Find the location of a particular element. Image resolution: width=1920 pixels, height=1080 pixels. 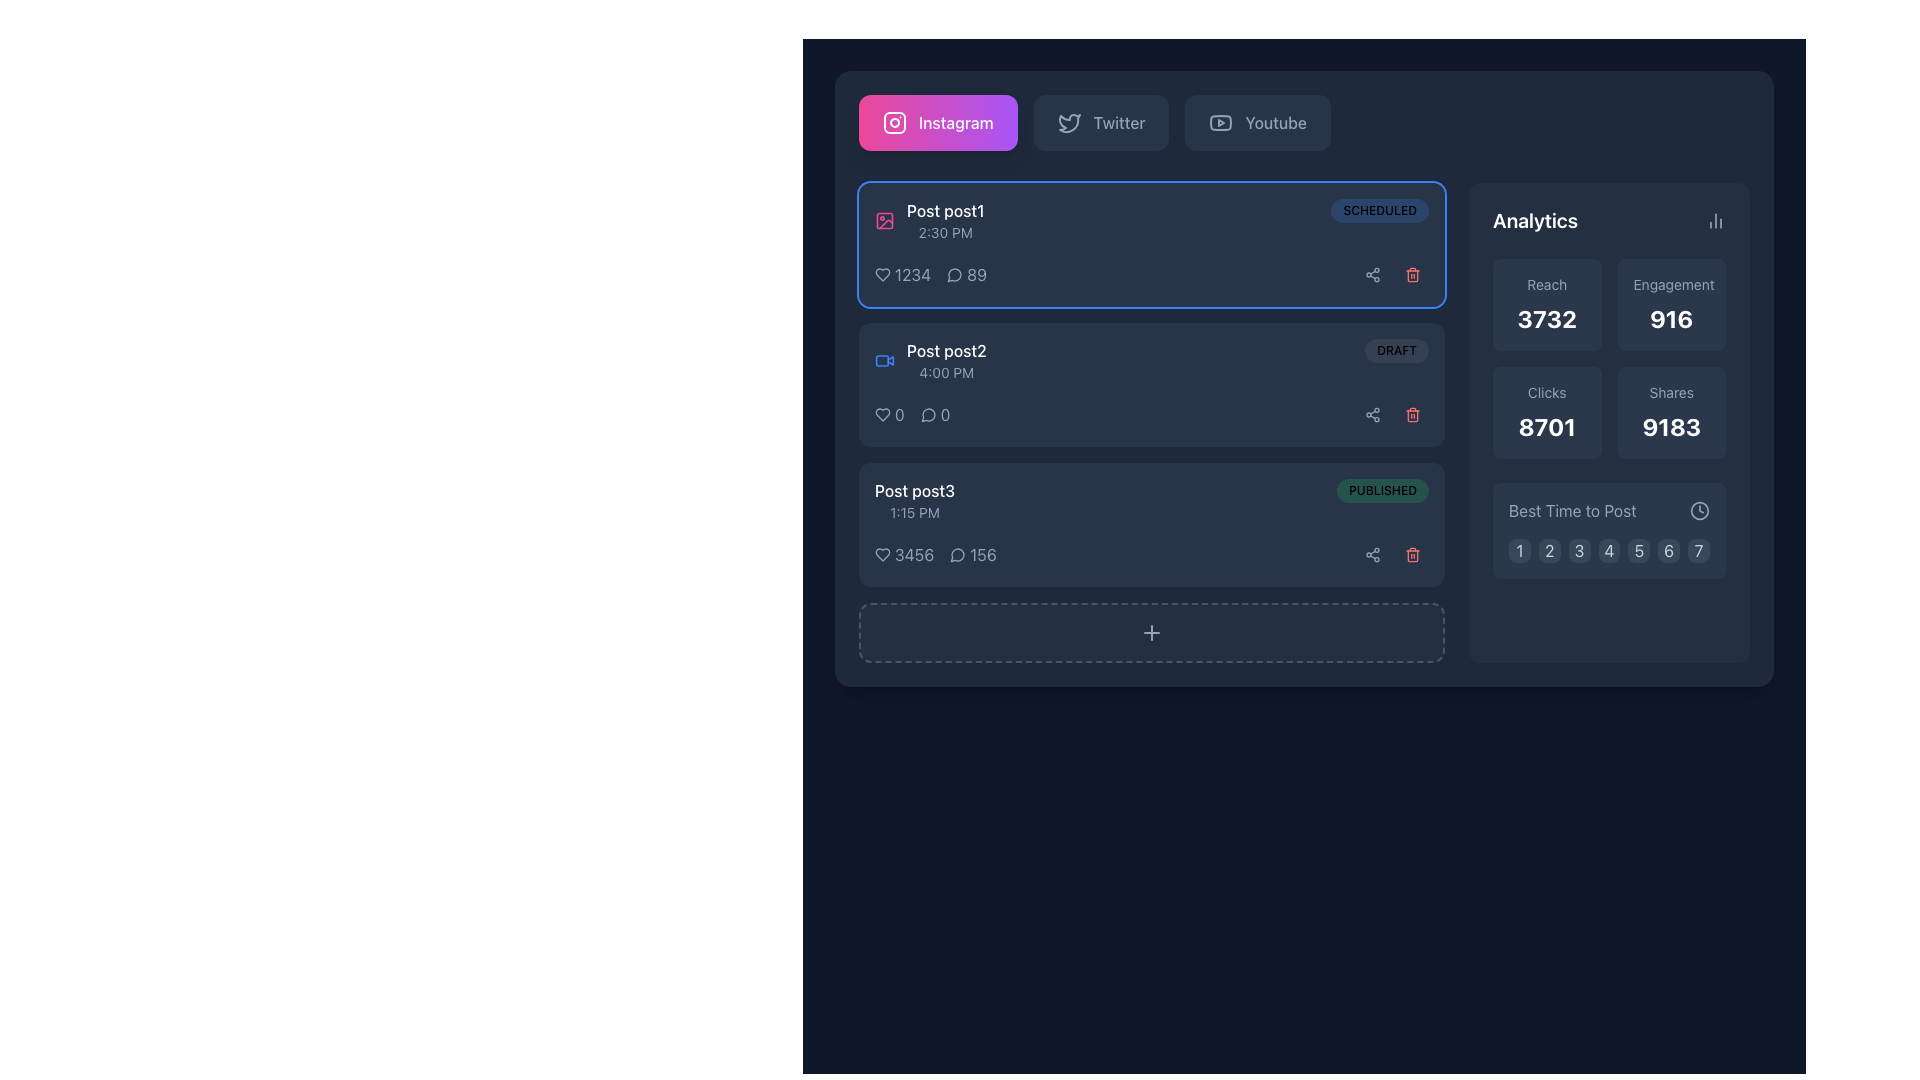

the rectangular video camera icon located within the 'Post post2' entry, positioned to the left of the timestamp '4:00 PM' is located at coordinates (881, 361).